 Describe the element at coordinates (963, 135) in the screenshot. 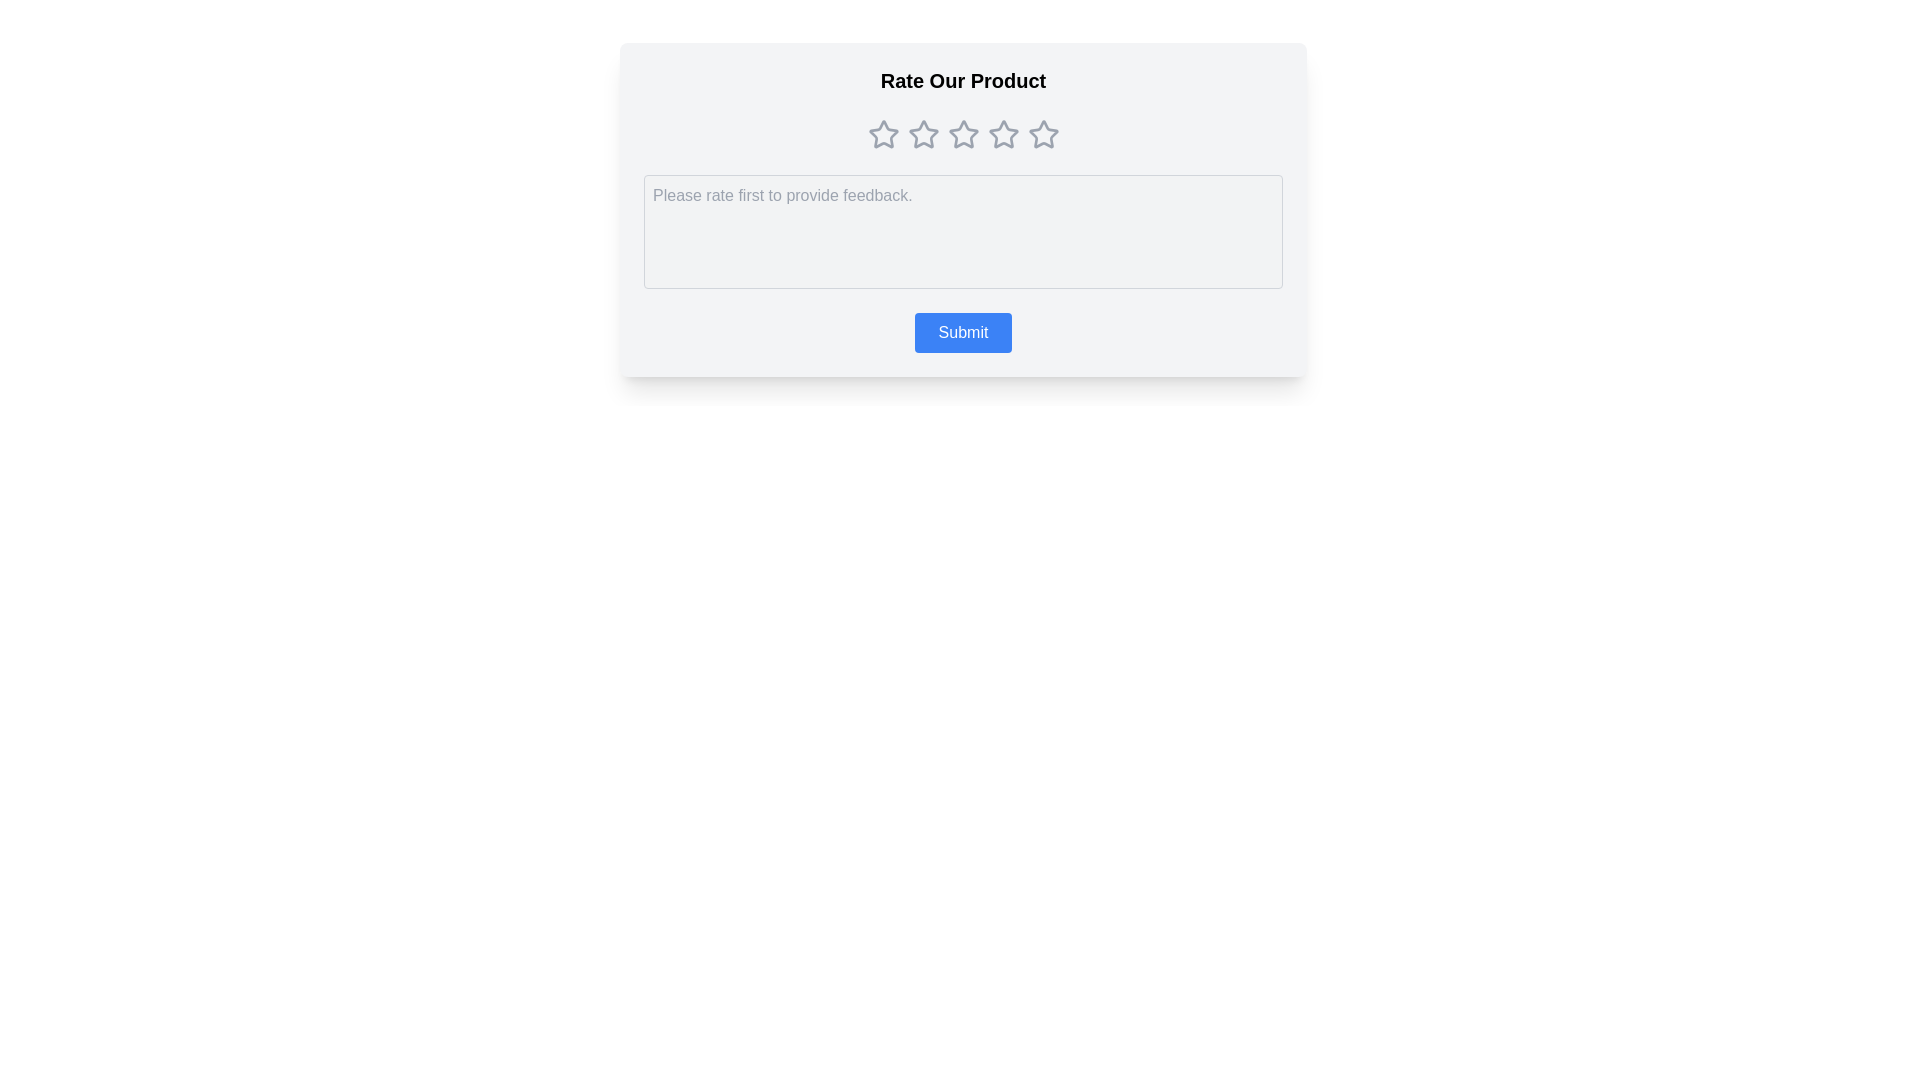

I see `the star icons in the Rating component located under 'Rate Our Product'` at that location.